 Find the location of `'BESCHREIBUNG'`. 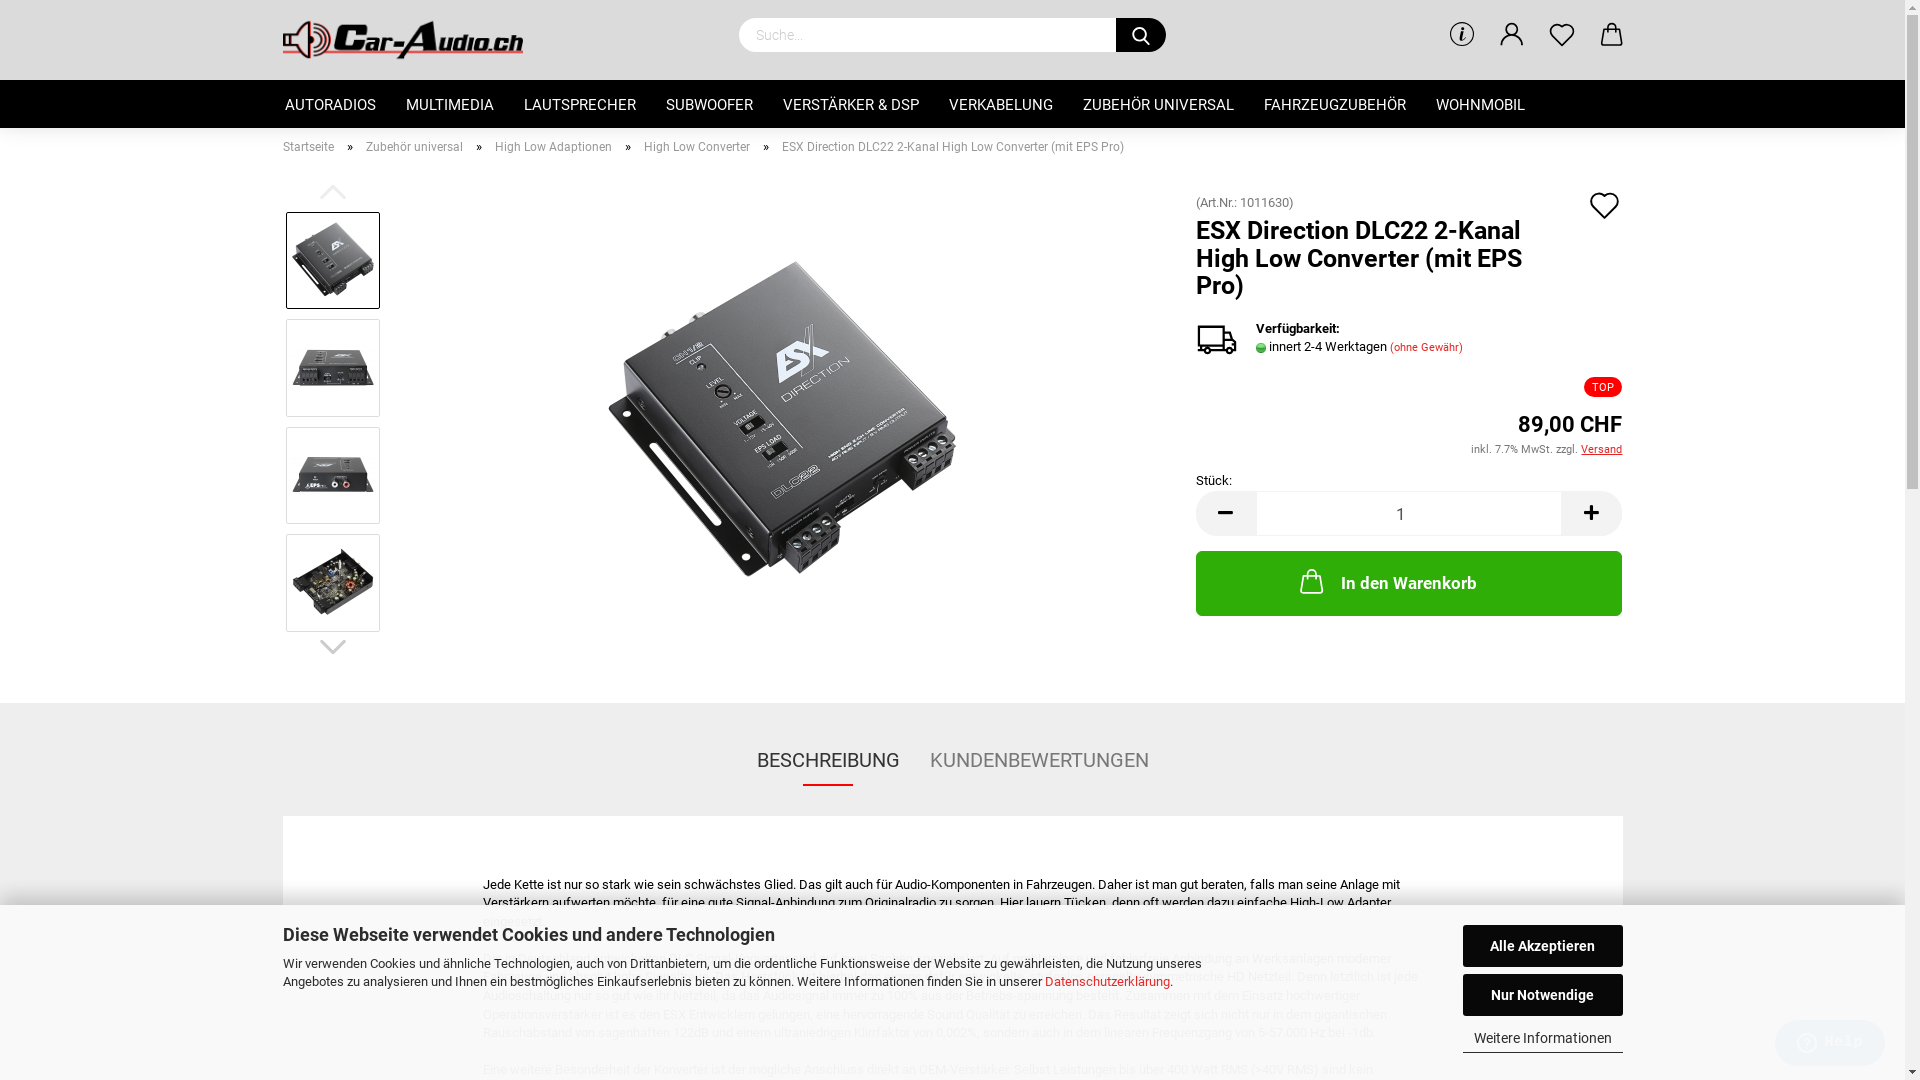

'BESCHREIBUNG' is located at coordinates (828, 760).